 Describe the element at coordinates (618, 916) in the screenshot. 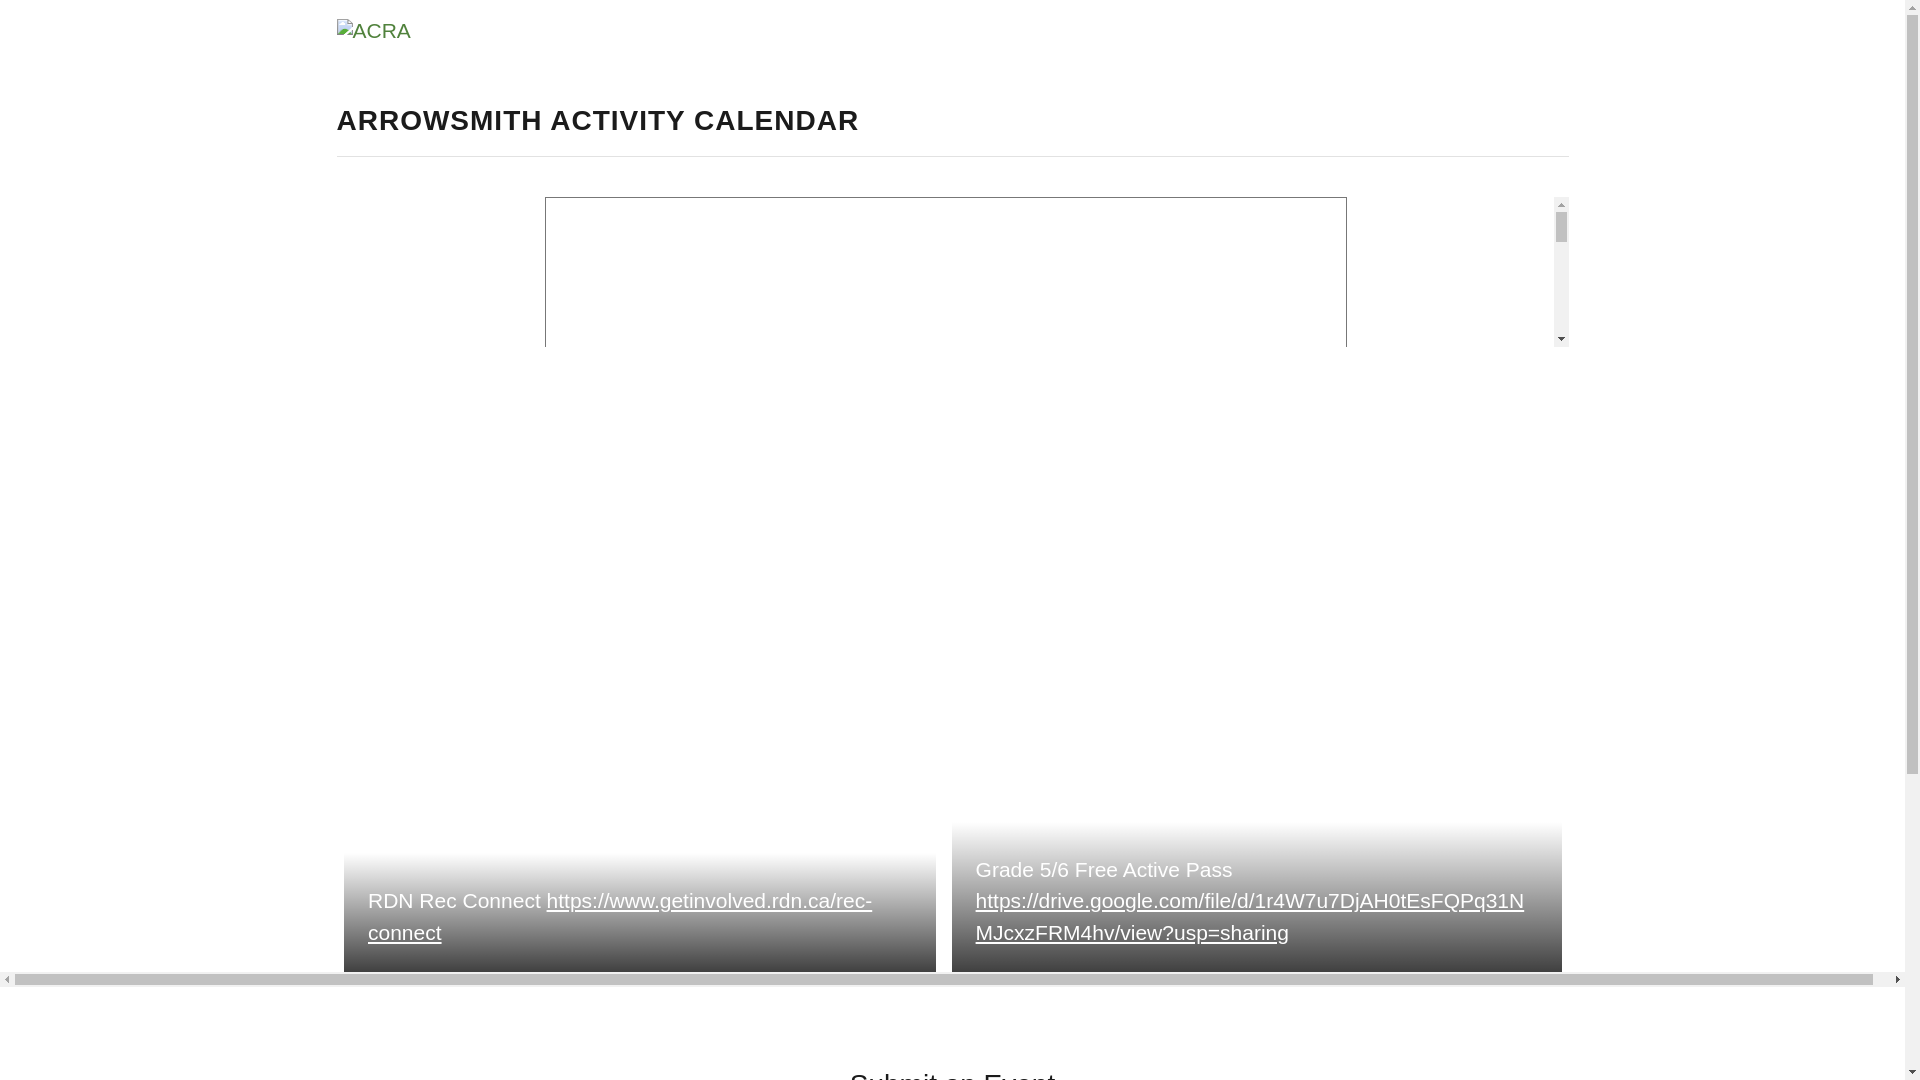

I see `'https://www.getinvolved.rdn.ca/rec-connect'` at that location.